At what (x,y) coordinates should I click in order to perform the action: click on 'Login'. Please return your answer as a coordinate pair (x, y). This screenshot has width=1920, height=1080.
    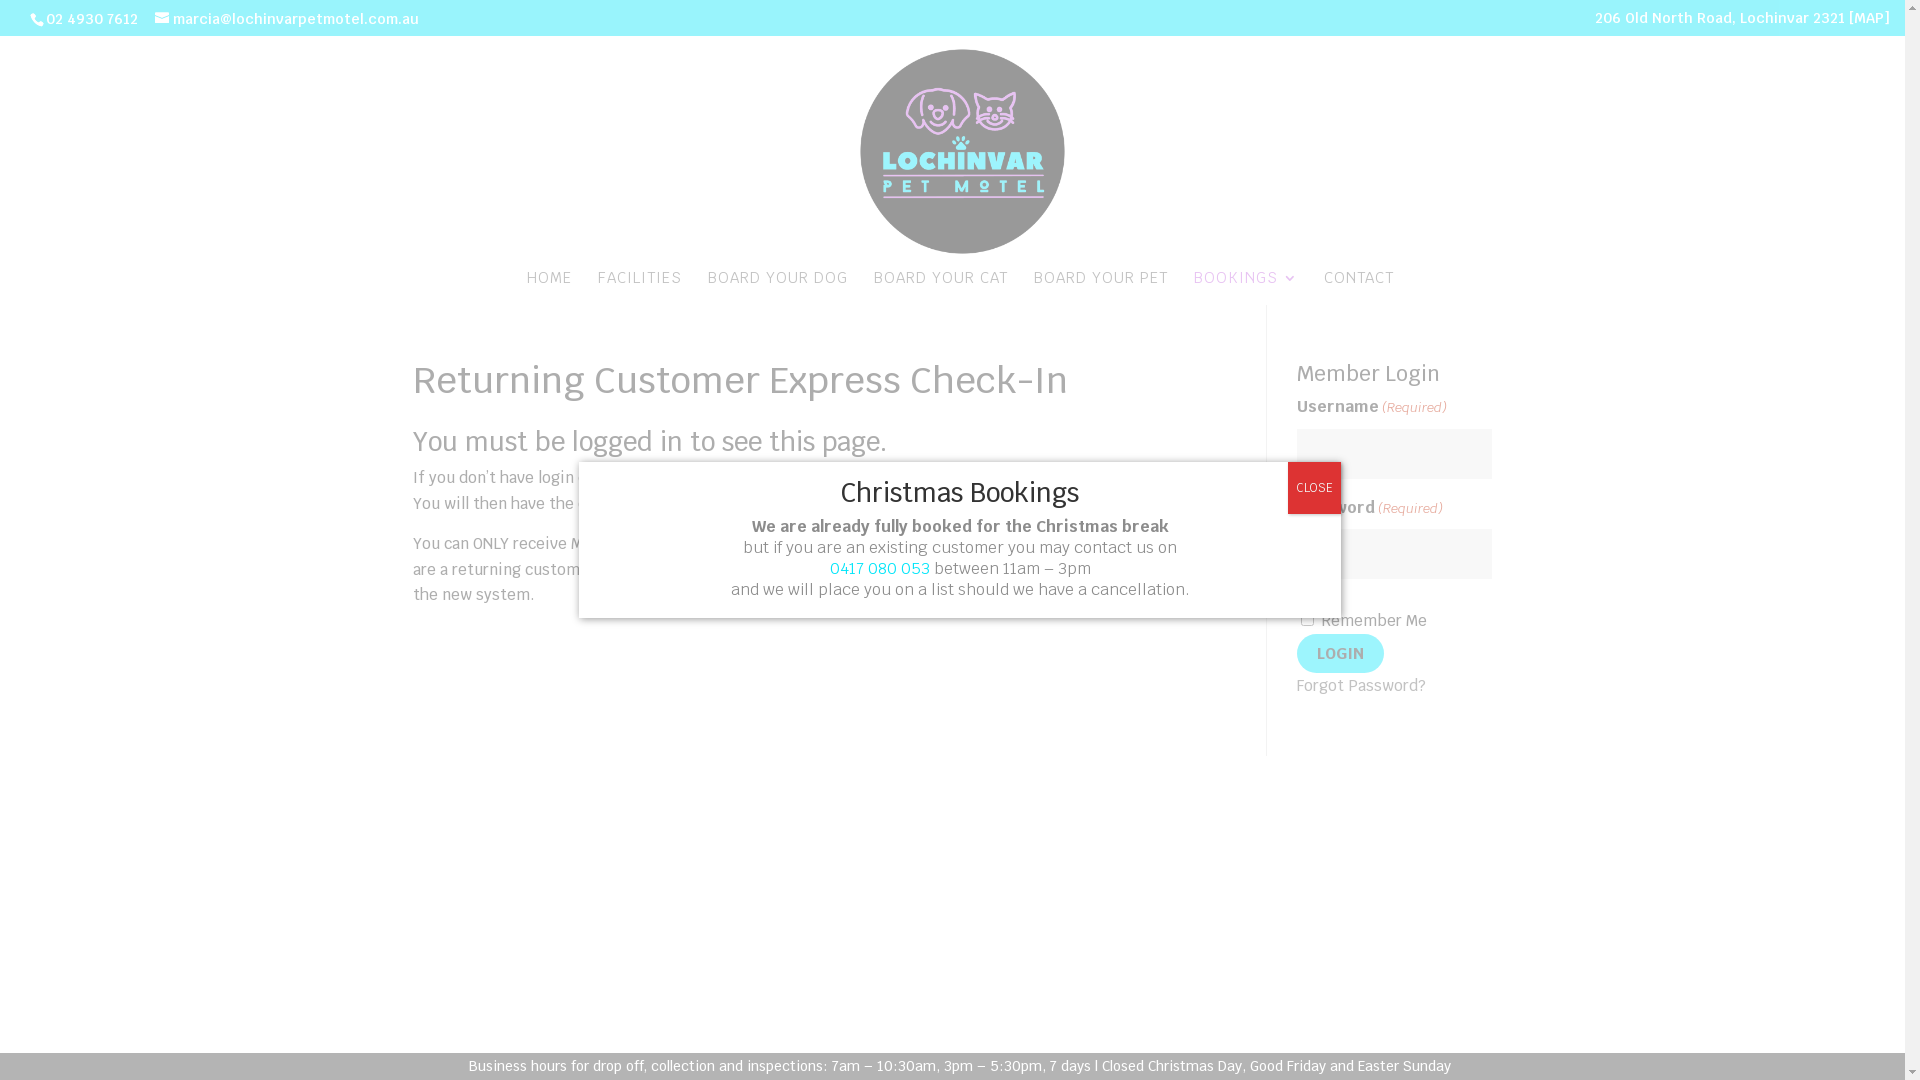
    Looking at the image, I should click on (1340, 653).